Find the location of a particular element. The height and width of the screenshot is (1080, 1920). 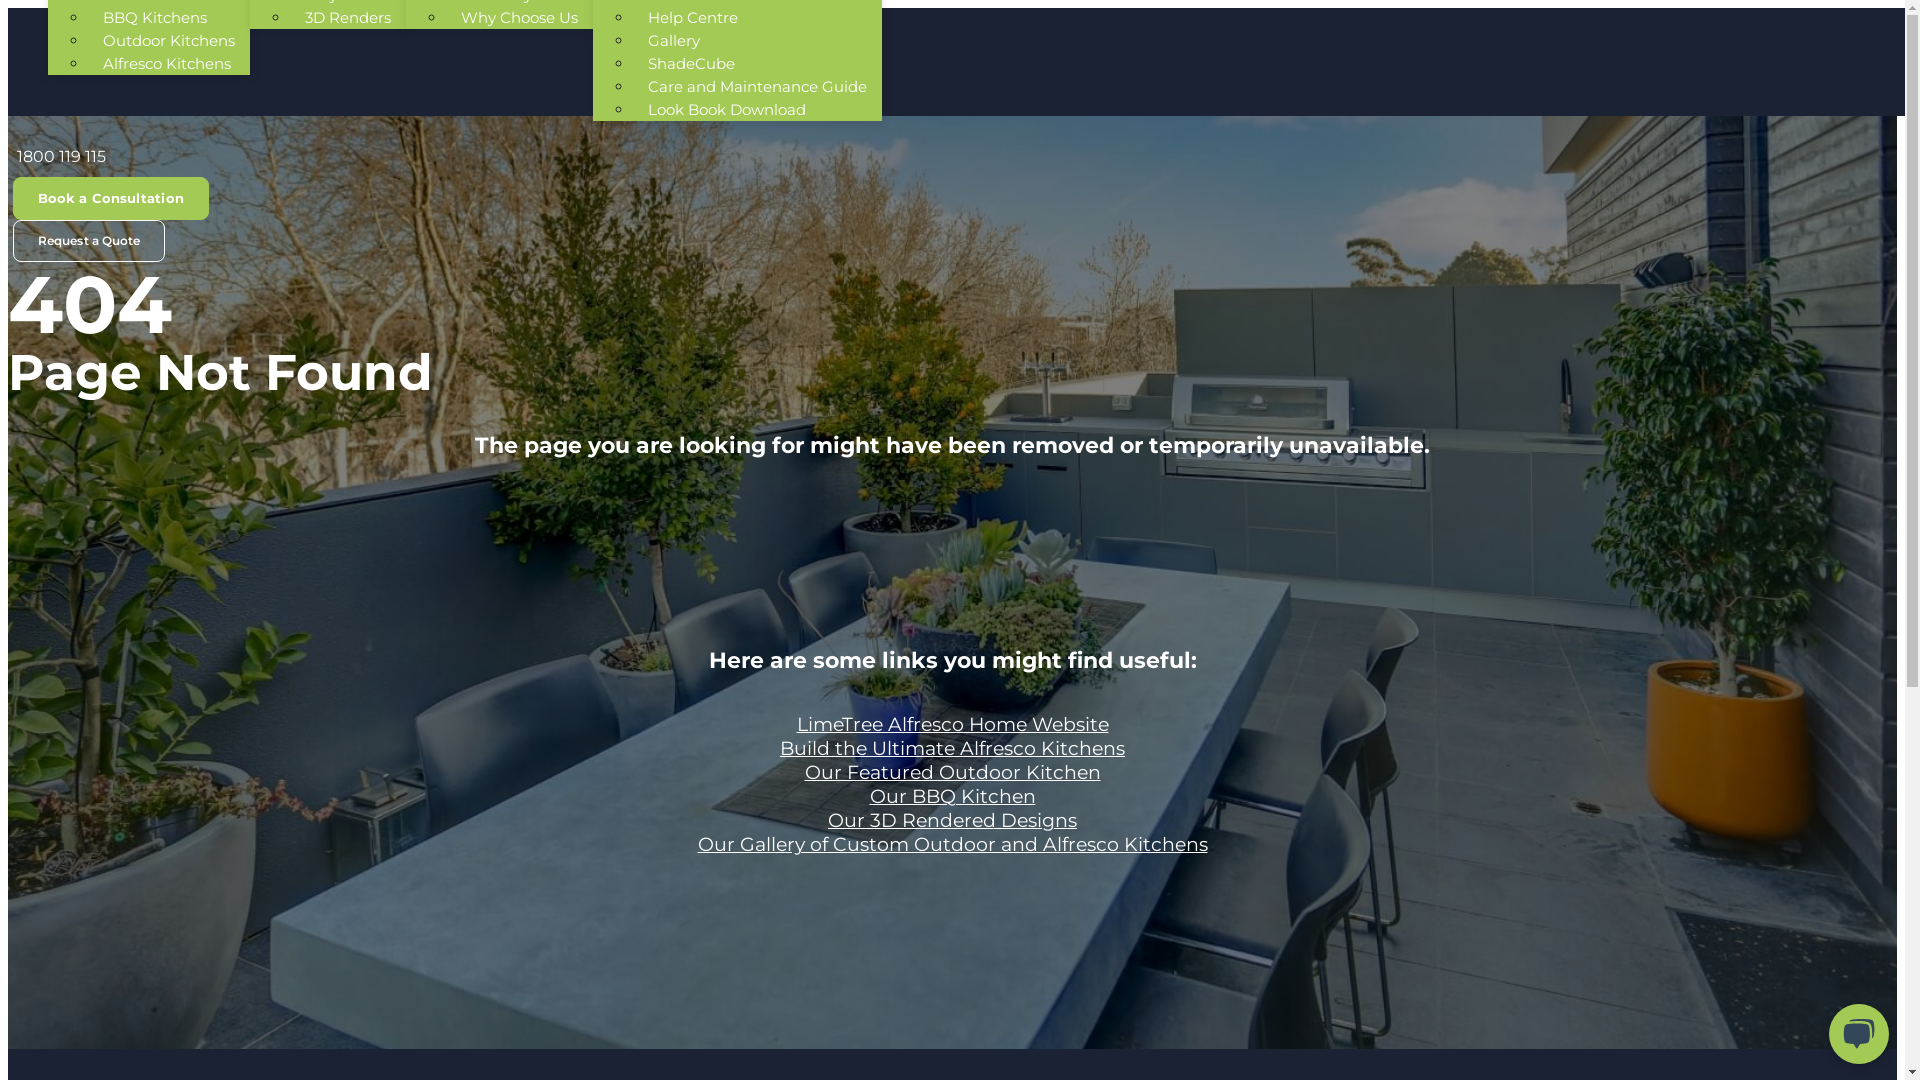

'Our Gallery of Custom Outdoor and Alfresco Kitchens' is located at coordinates (952, 844).